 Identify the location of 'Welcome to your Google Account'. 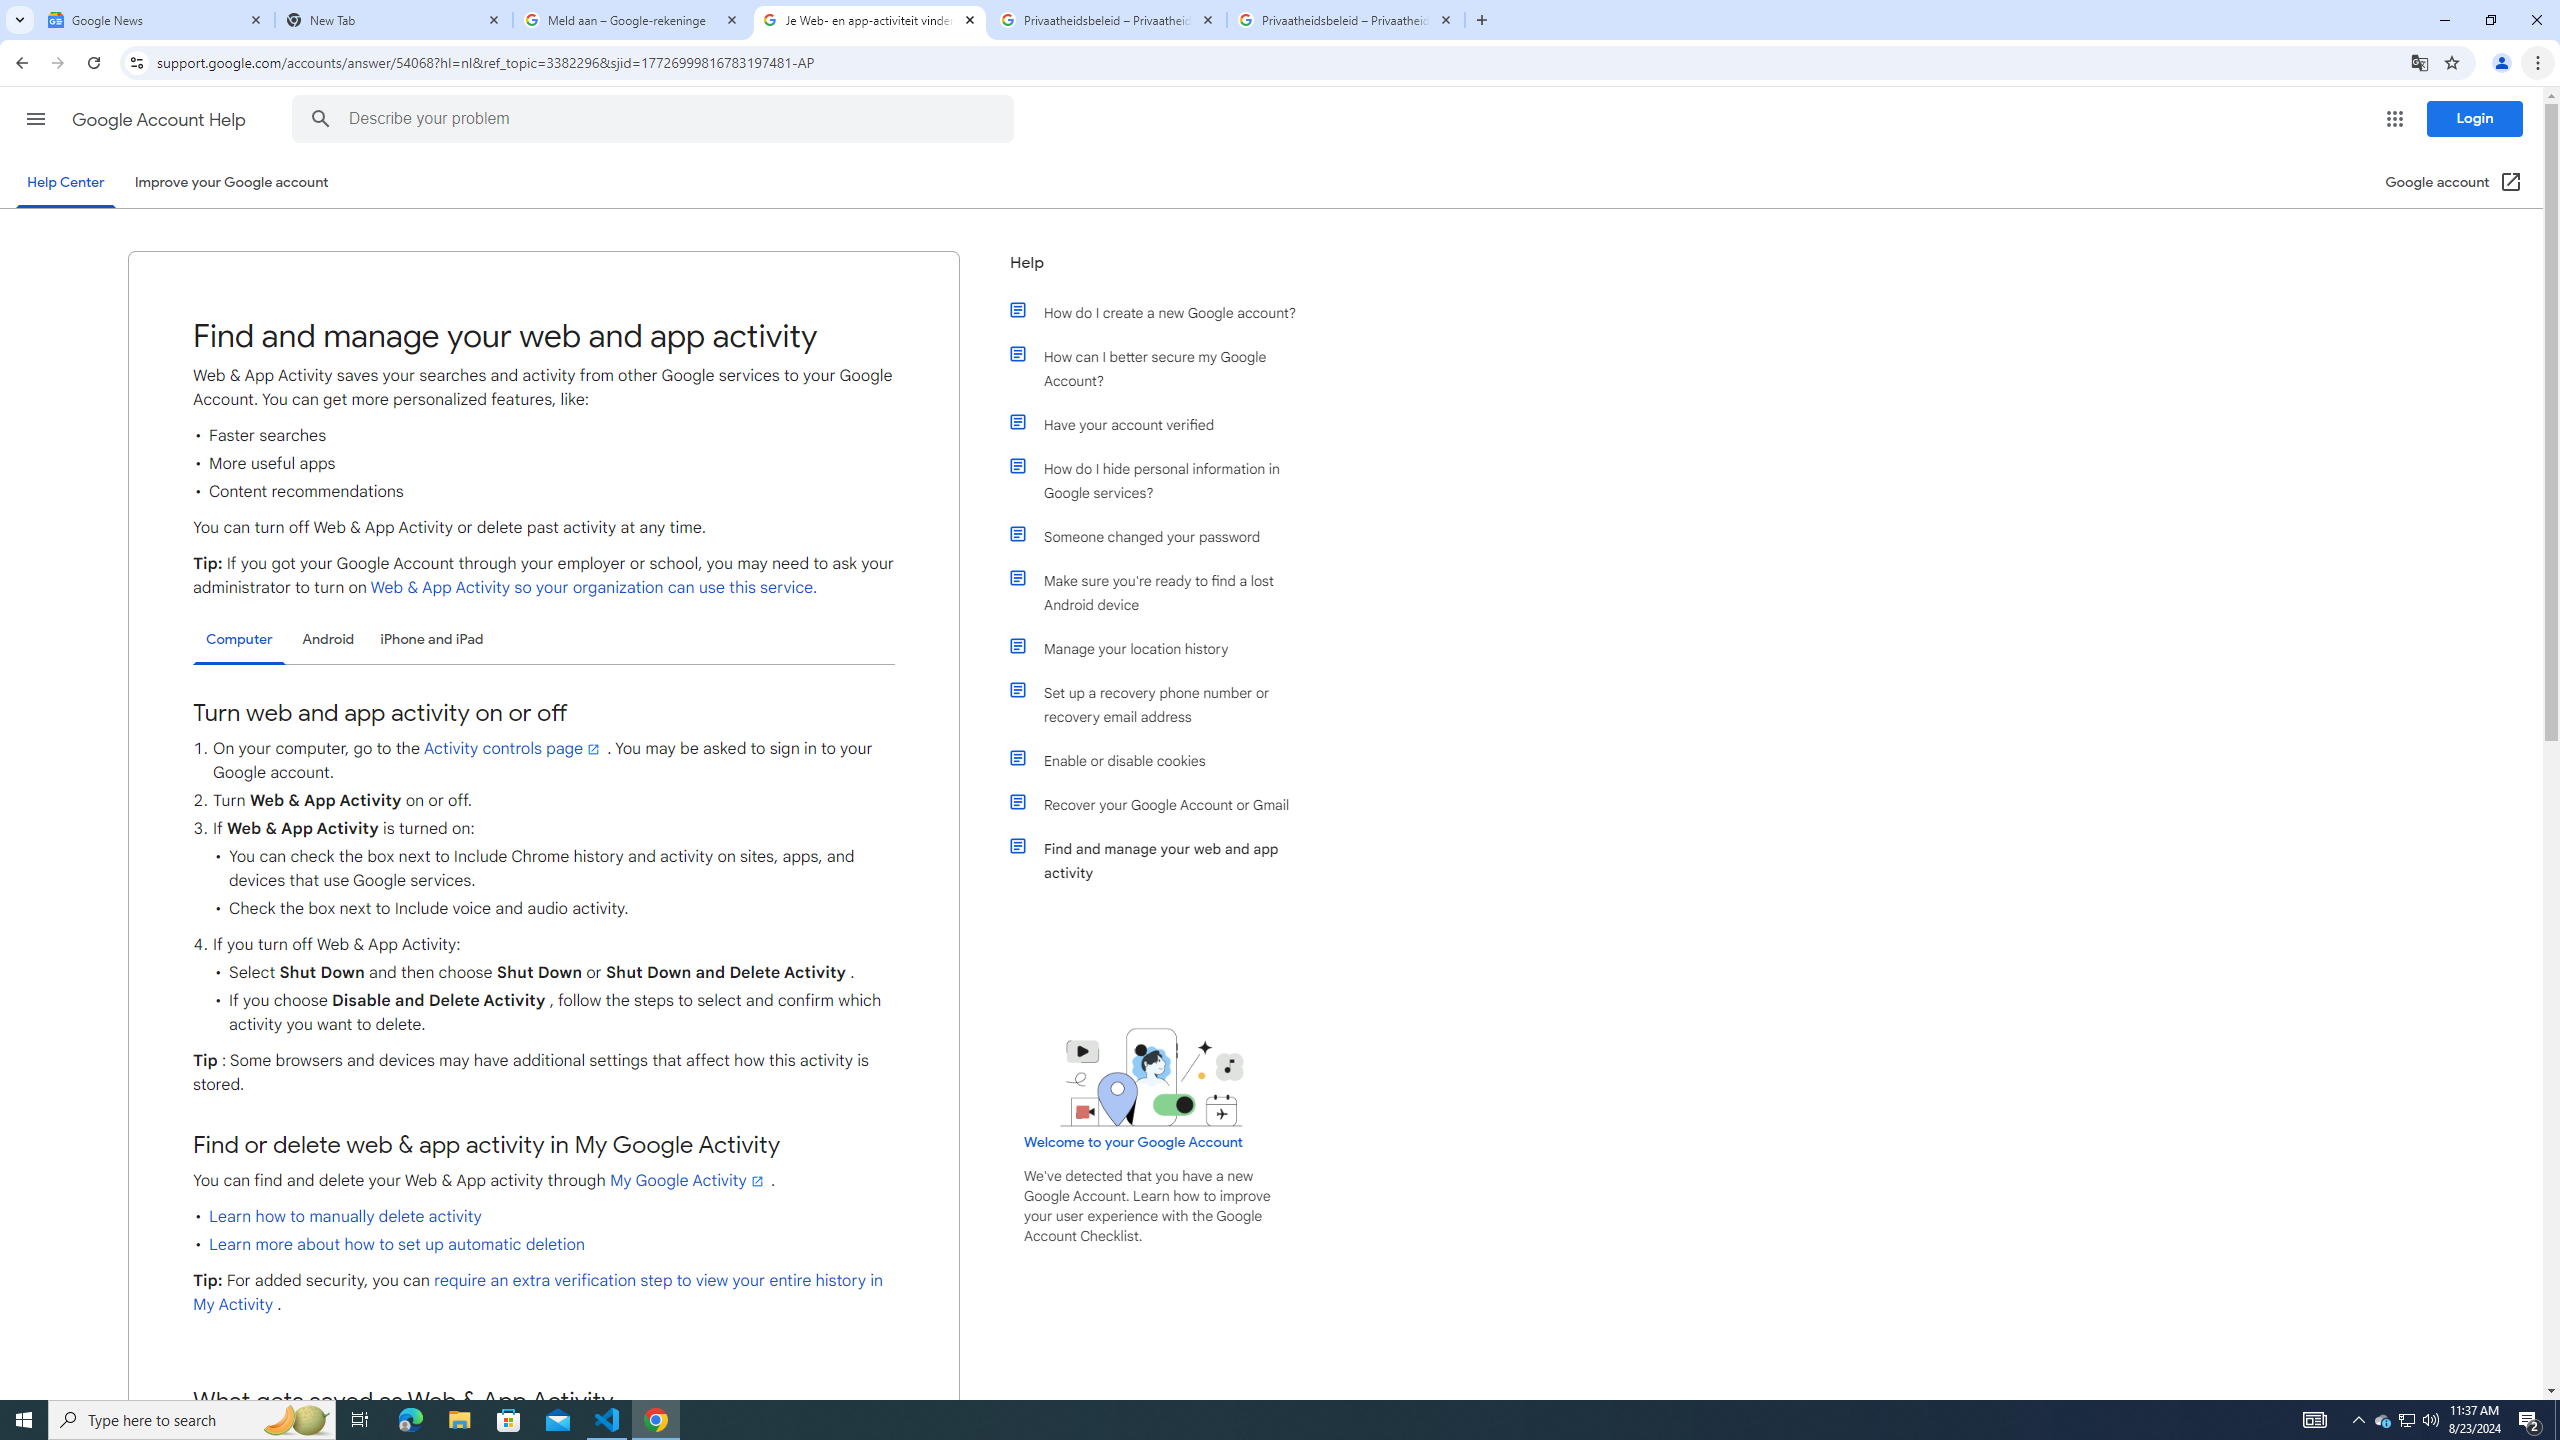
(1133, 1141).